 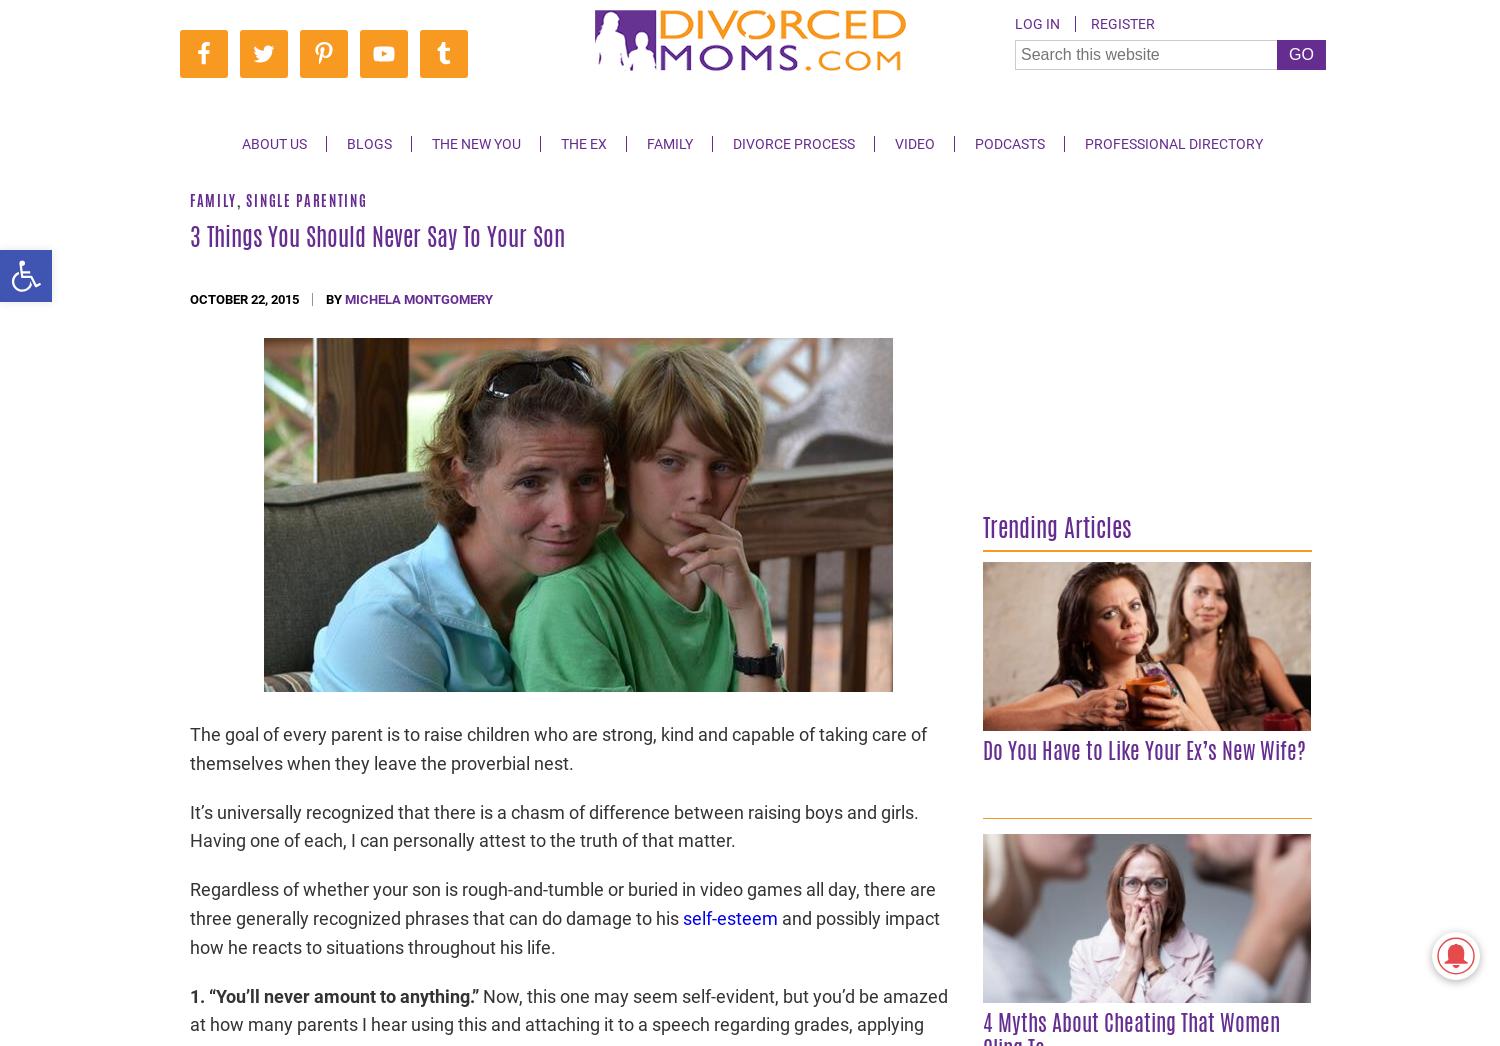 I want to click on 'and possibly impact how he reacts to situations throughout his life.', so click(x=564, y=932).